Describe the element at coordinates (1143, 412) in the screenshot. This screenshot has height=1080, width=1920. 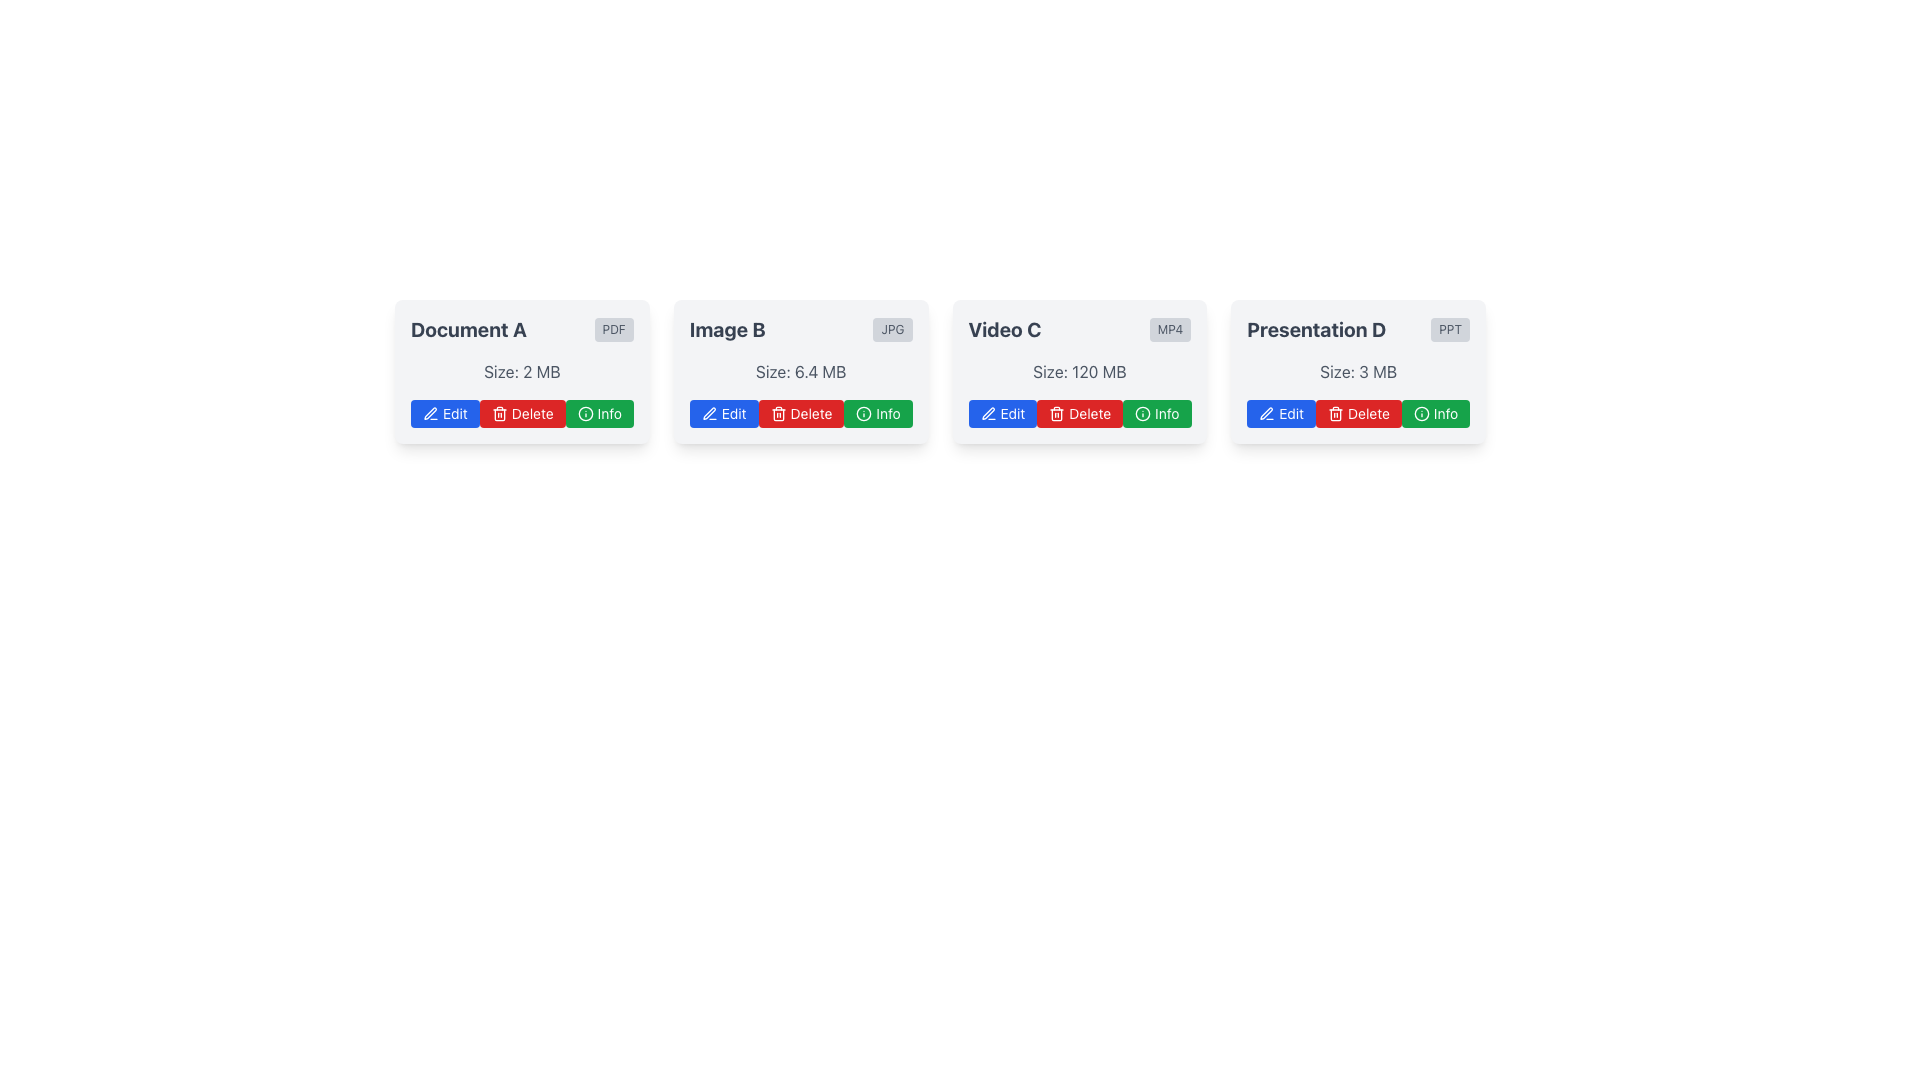
I see `the circular outline element of the 'info' icon located in the top-right corner of the 'Image B' file card` at that location.